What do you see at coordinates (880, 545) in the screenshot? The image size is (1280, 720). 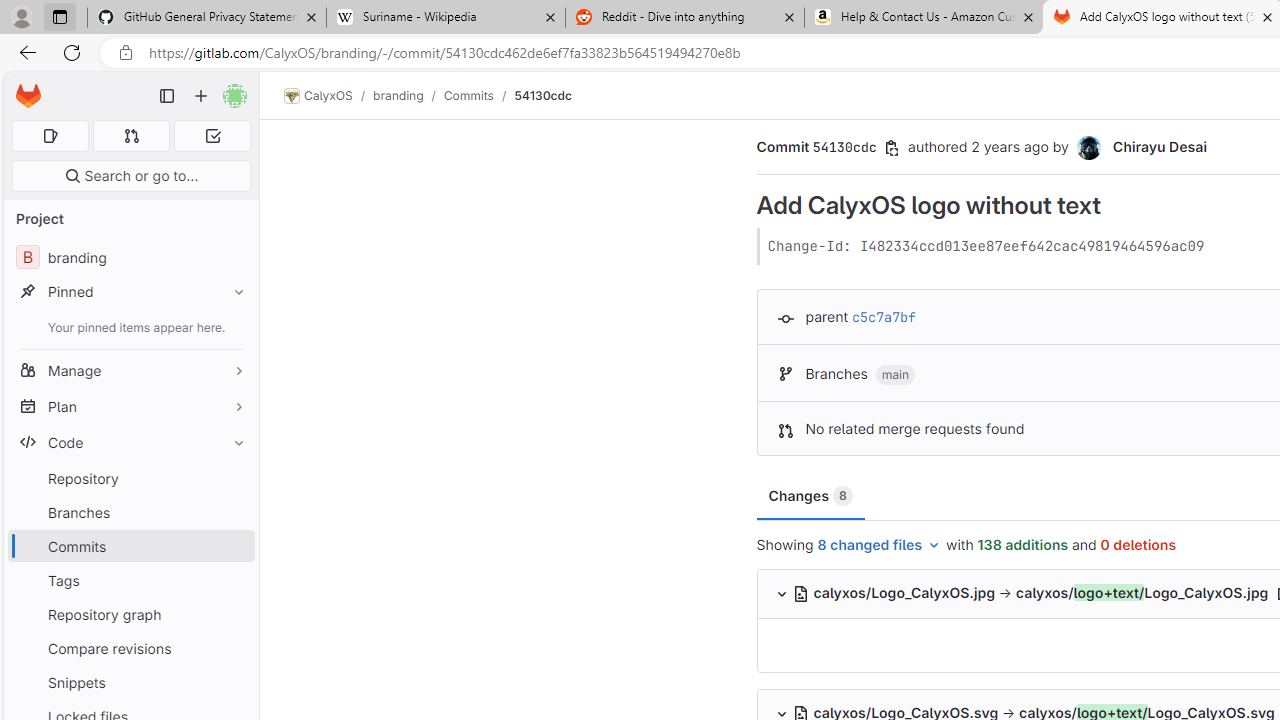 I see `'8 changed files'` at bounding box center [880, 545].